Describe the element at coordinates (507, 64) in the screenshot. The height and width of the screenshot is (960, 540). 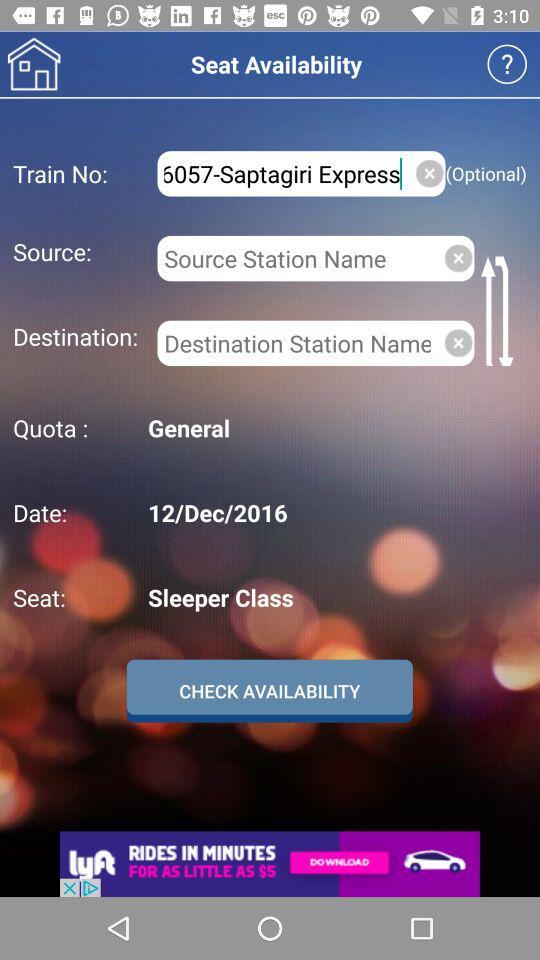
I see `mrore info` at that location.